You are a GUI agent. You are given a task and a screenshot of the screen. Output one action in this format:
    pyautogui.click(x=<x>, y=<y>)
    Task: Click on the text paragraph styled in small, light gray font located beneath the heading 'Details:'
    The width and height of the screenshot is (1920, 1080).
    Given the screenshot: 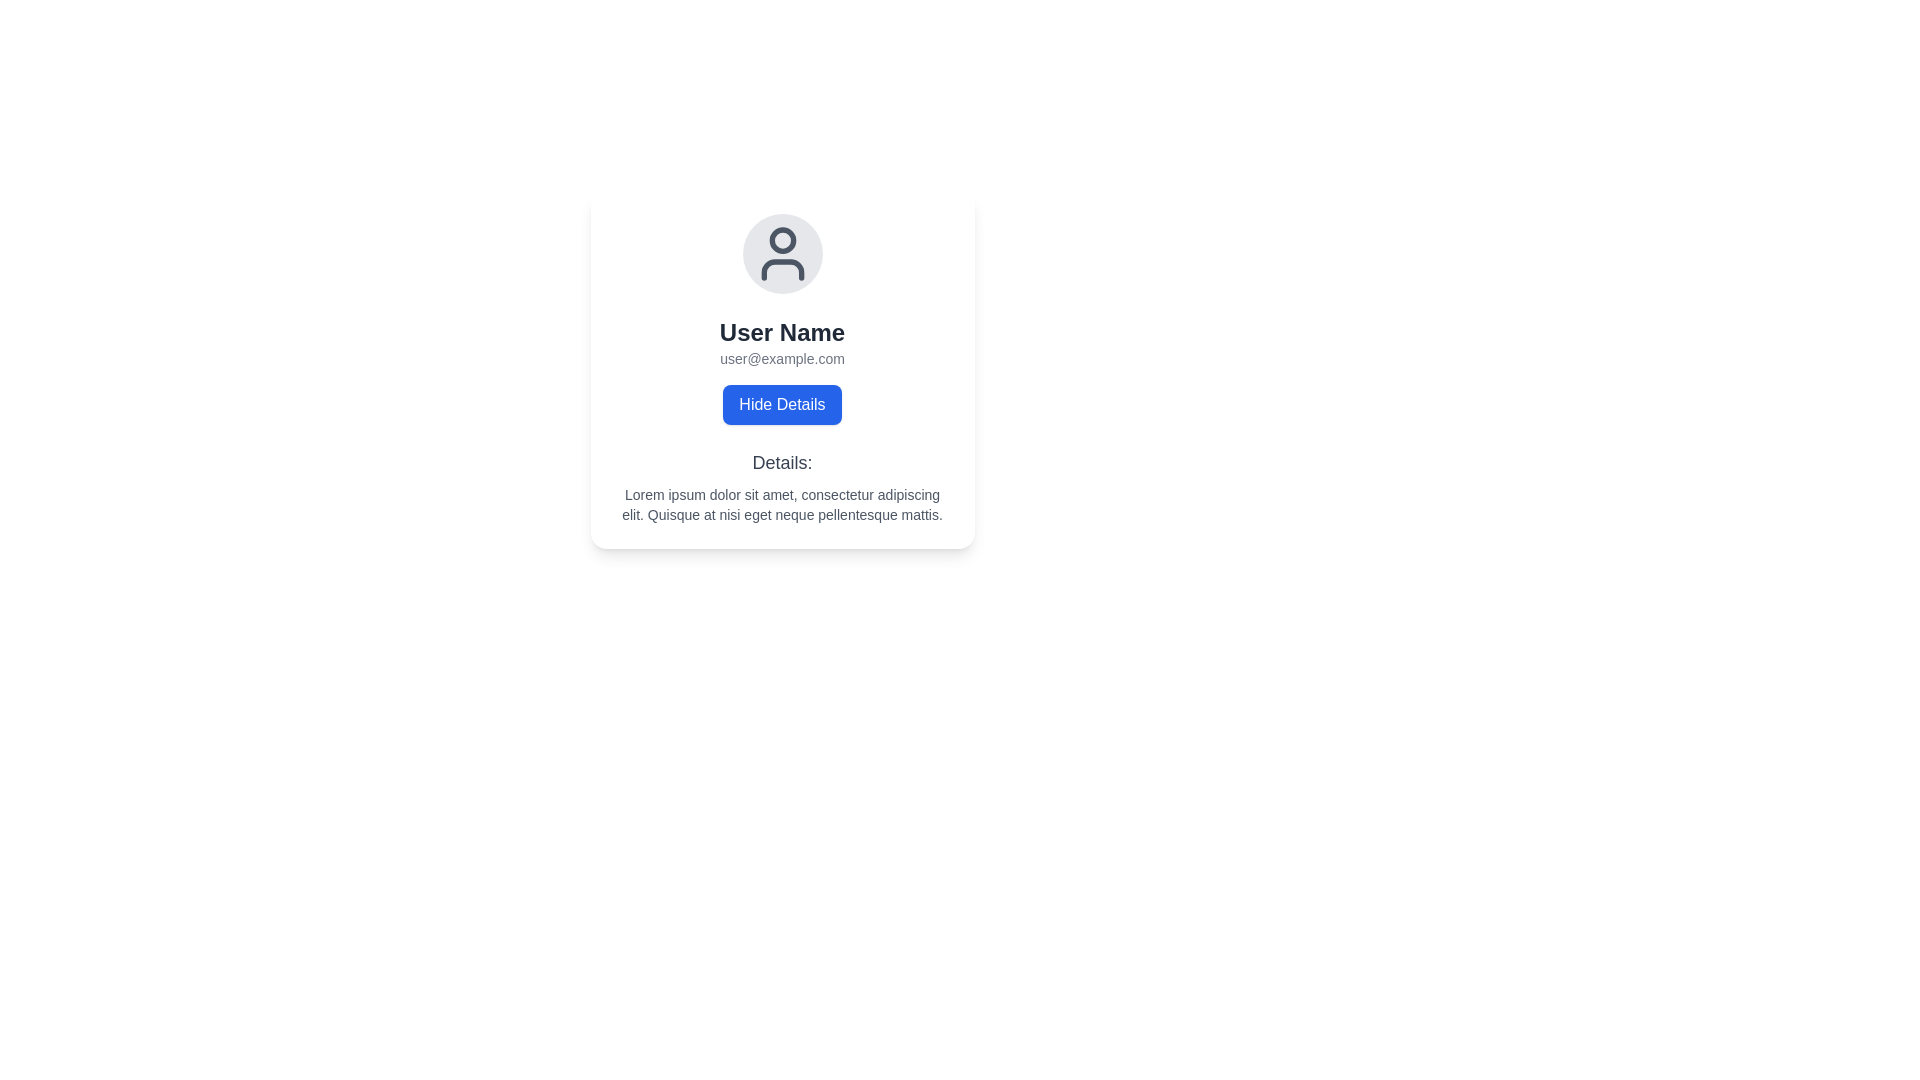 What is the action you would take?
    pyautogui.click(x=781, y=504)
    